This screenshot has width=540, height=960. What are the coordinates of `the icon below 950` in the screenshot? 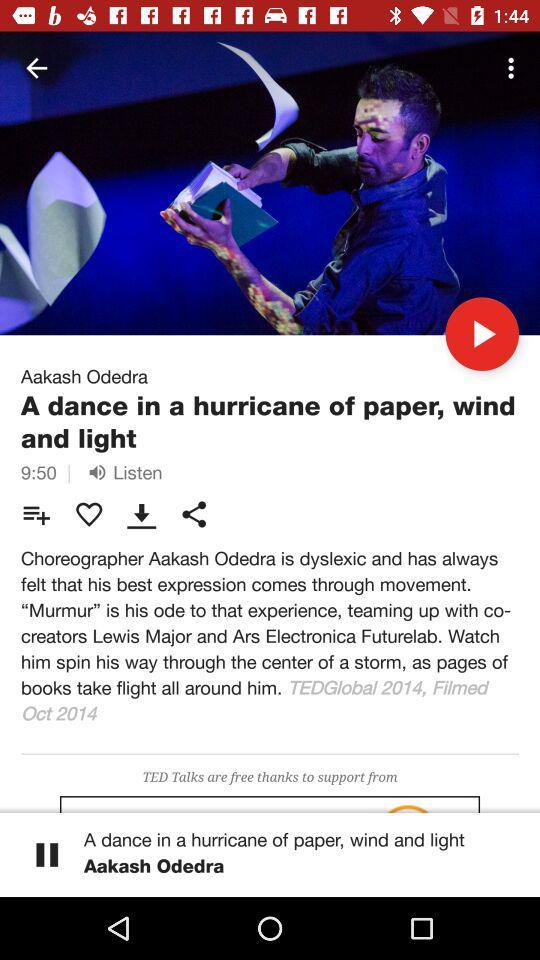 It's located at (36, 513).